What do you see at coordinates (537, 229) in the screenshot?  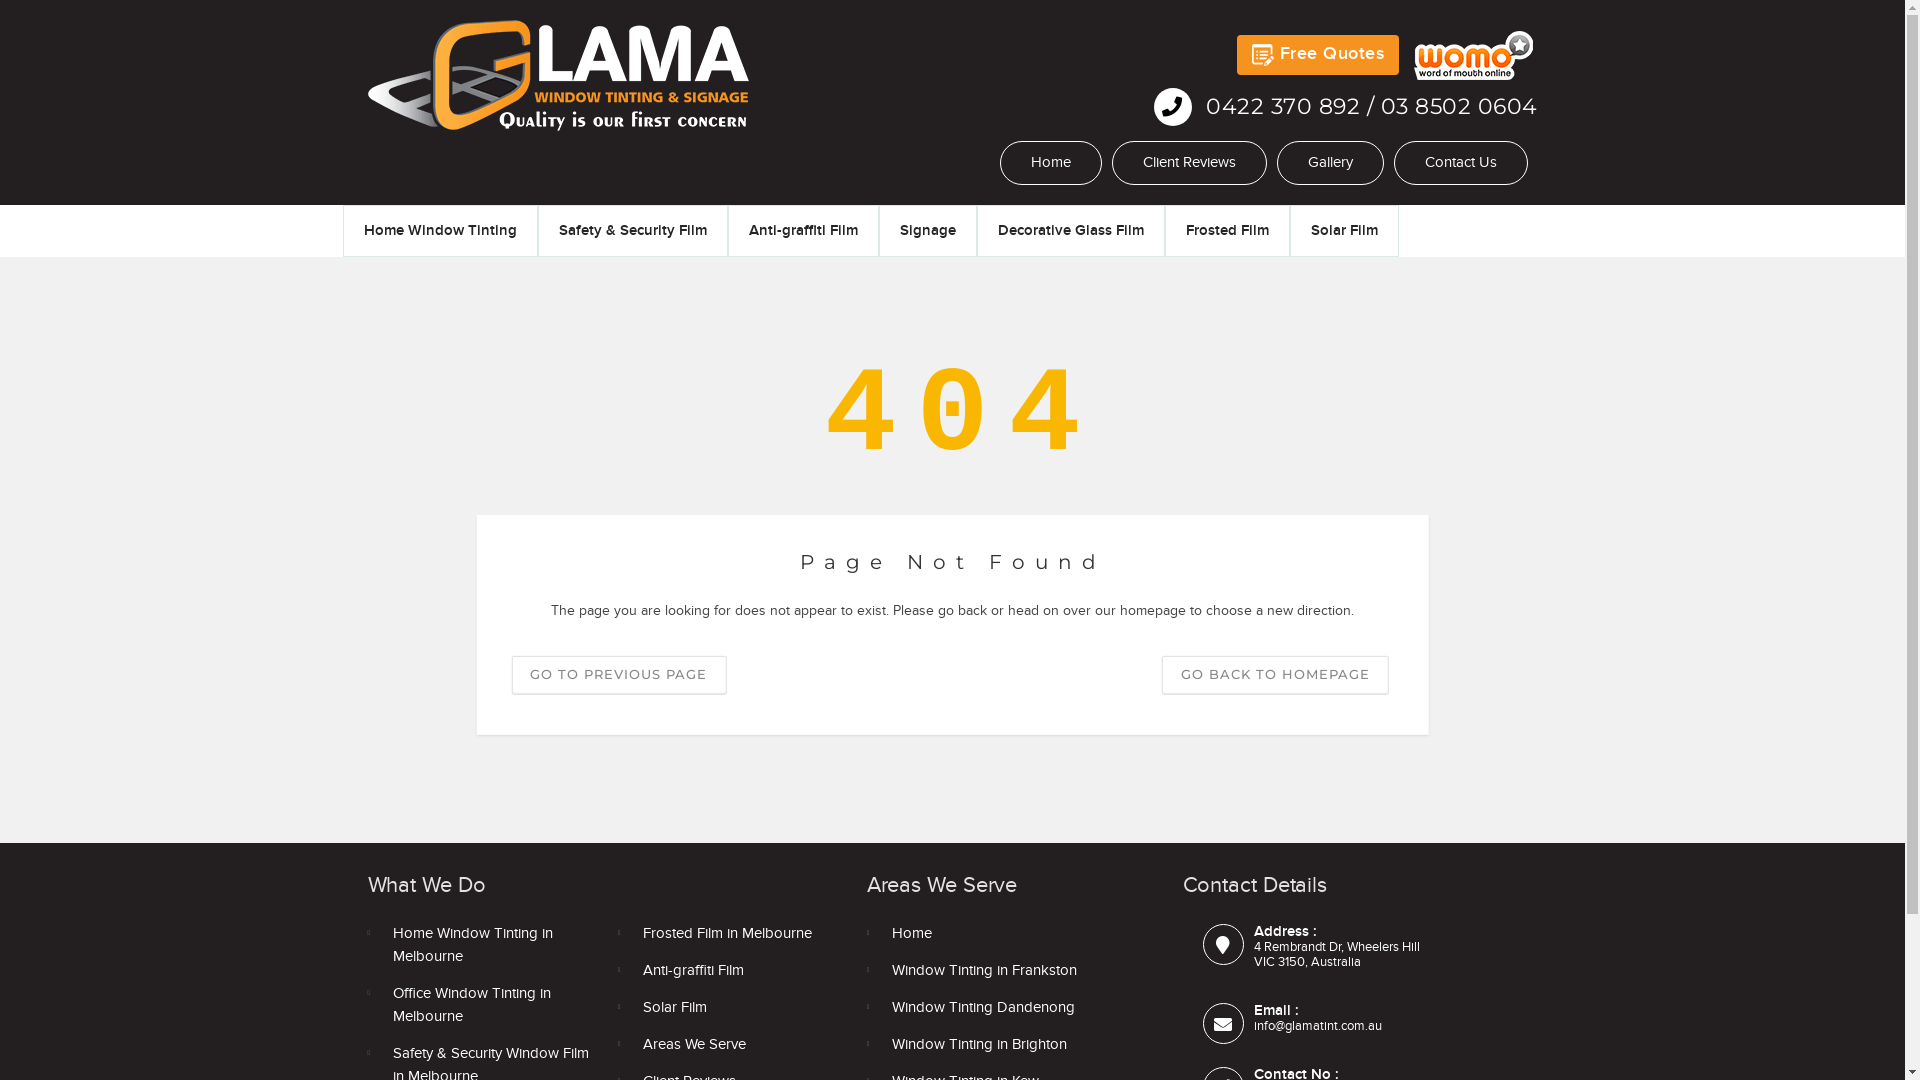 I see `'Safety & Security Film'` at bounding box center [537, 229].